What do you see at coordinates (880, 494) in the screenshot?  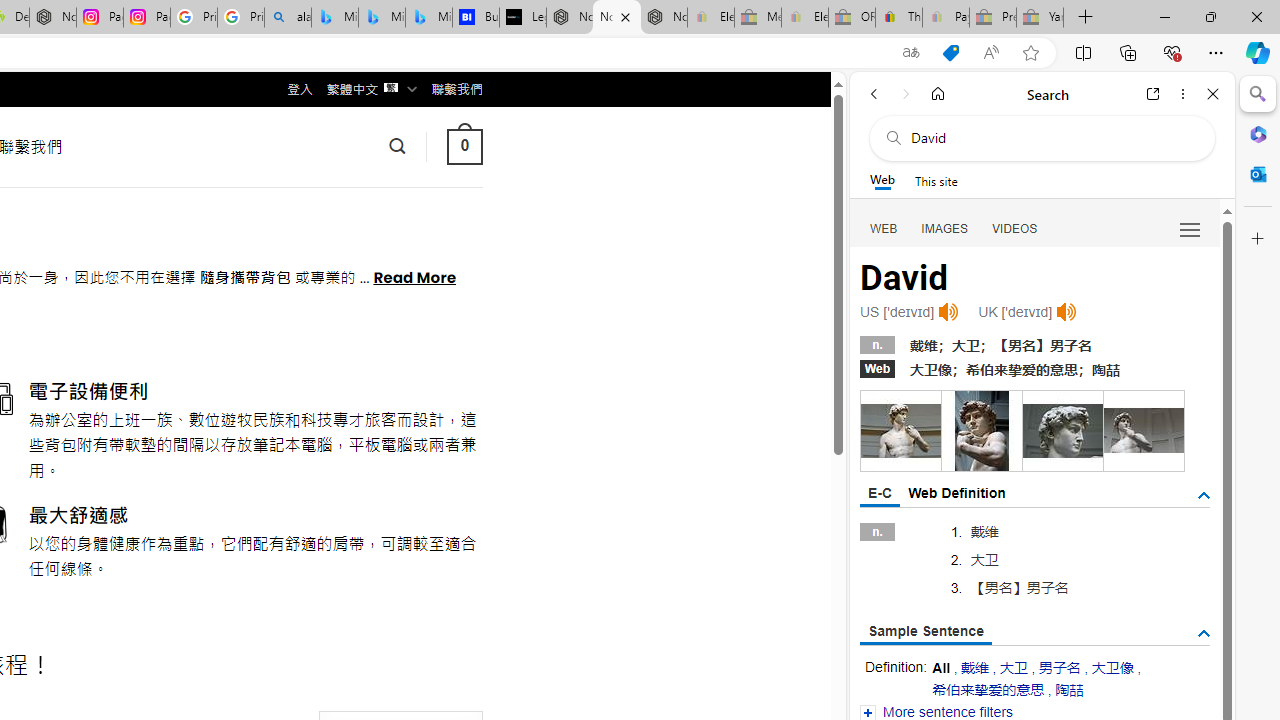 I see `'E-C'` at bounding box center [880, 494].